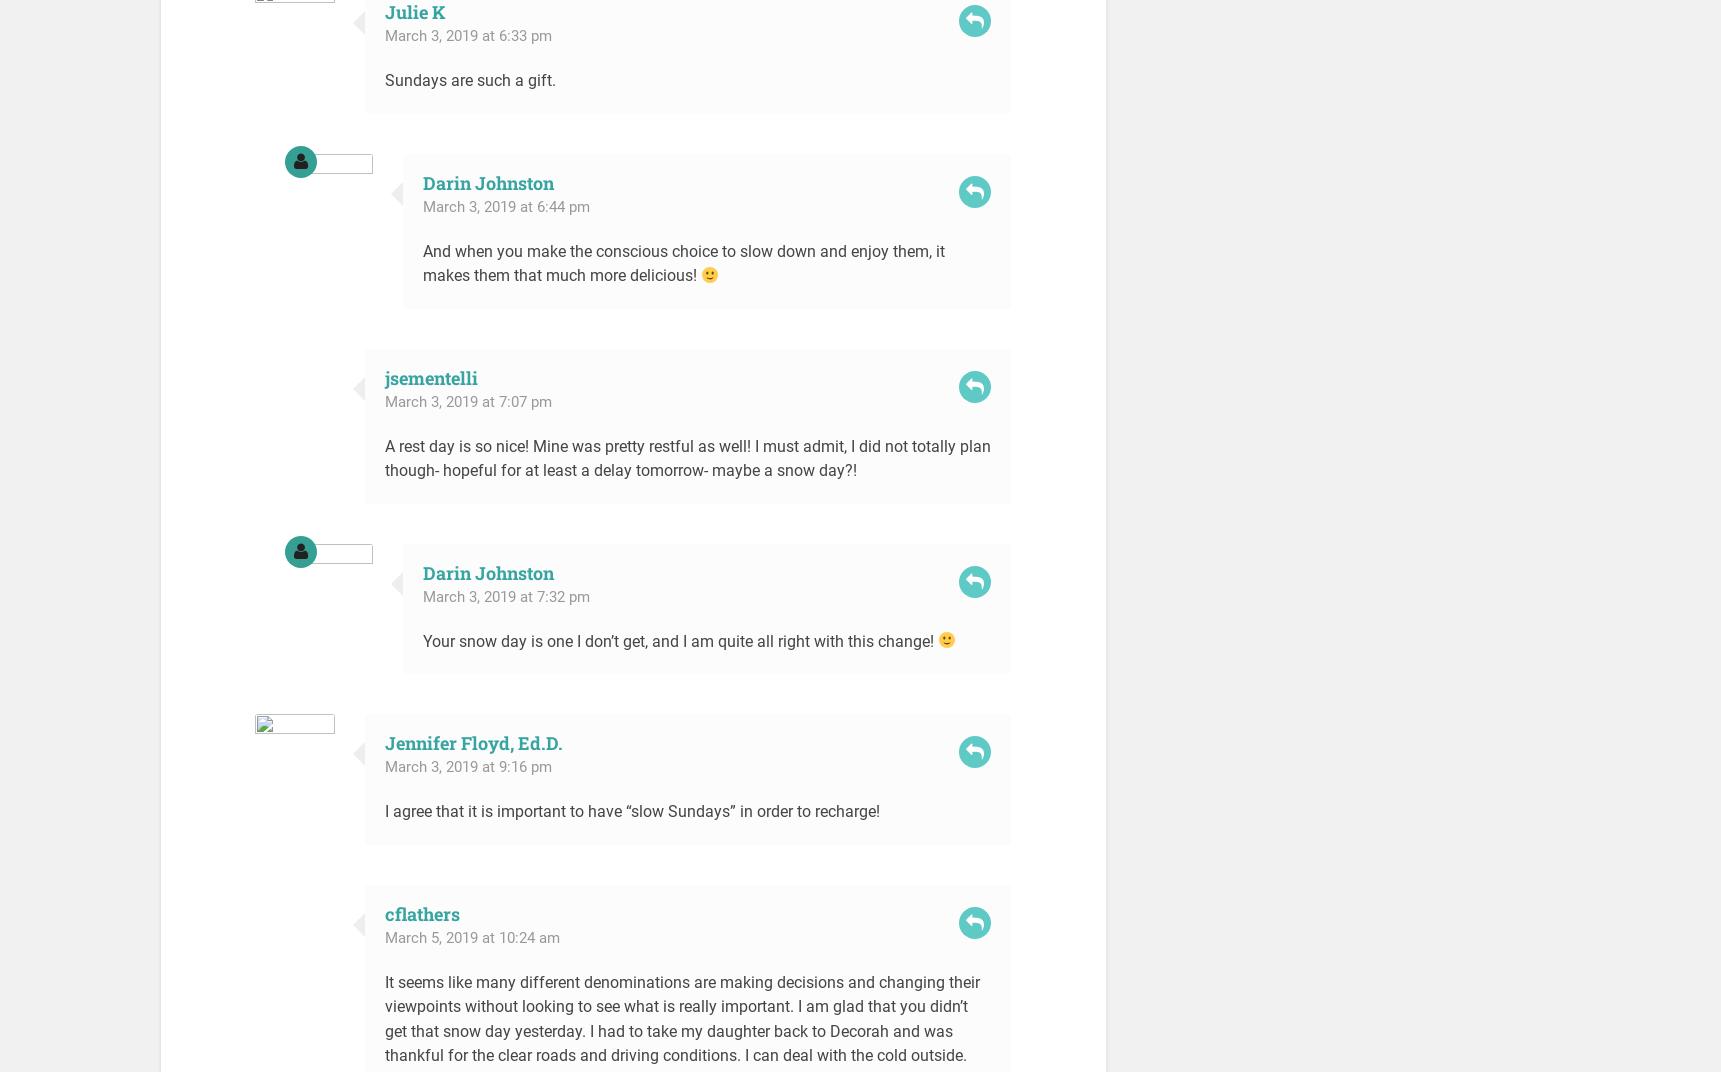  I want to click on 'March 3, 2019 at 9:16 pm', so click(468, 767).